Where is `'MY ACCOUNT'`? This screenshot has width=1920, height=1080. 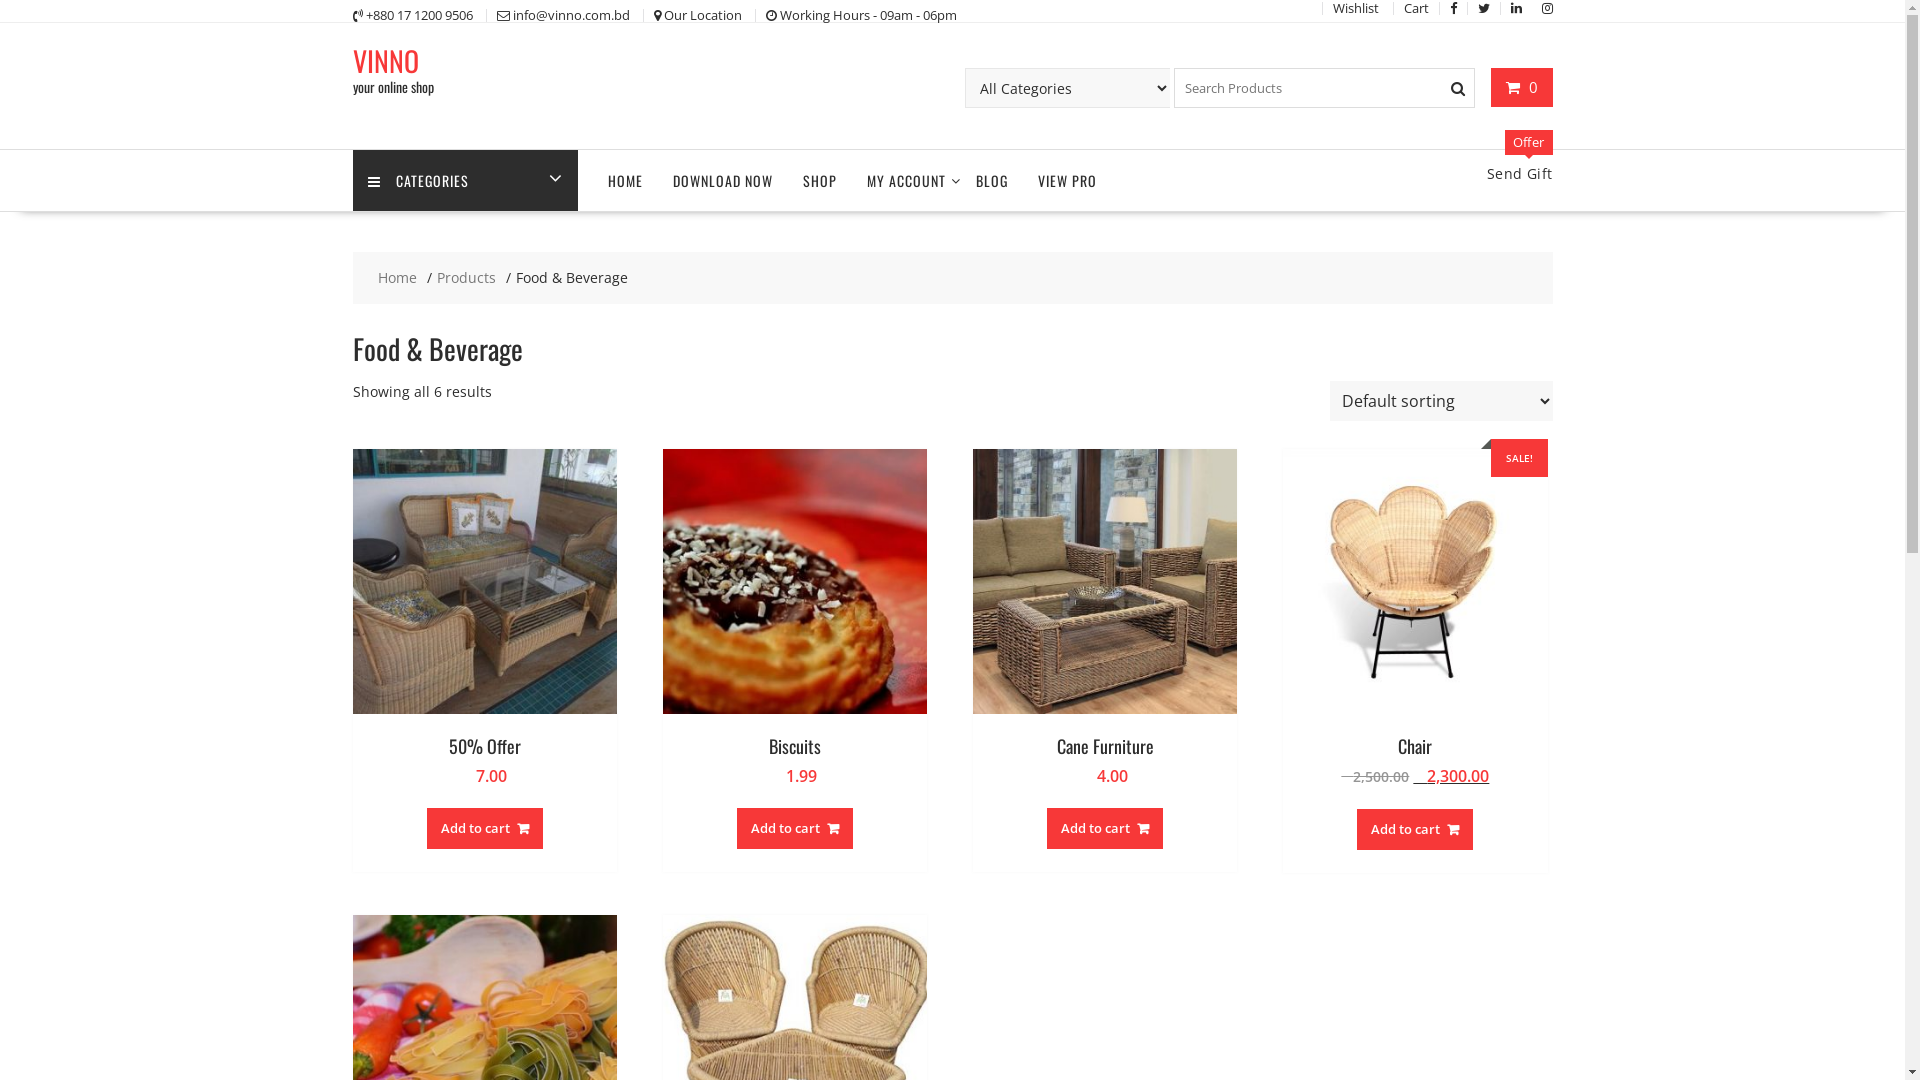 'MY ACCOUNT' is located at coordinates (905, 180).